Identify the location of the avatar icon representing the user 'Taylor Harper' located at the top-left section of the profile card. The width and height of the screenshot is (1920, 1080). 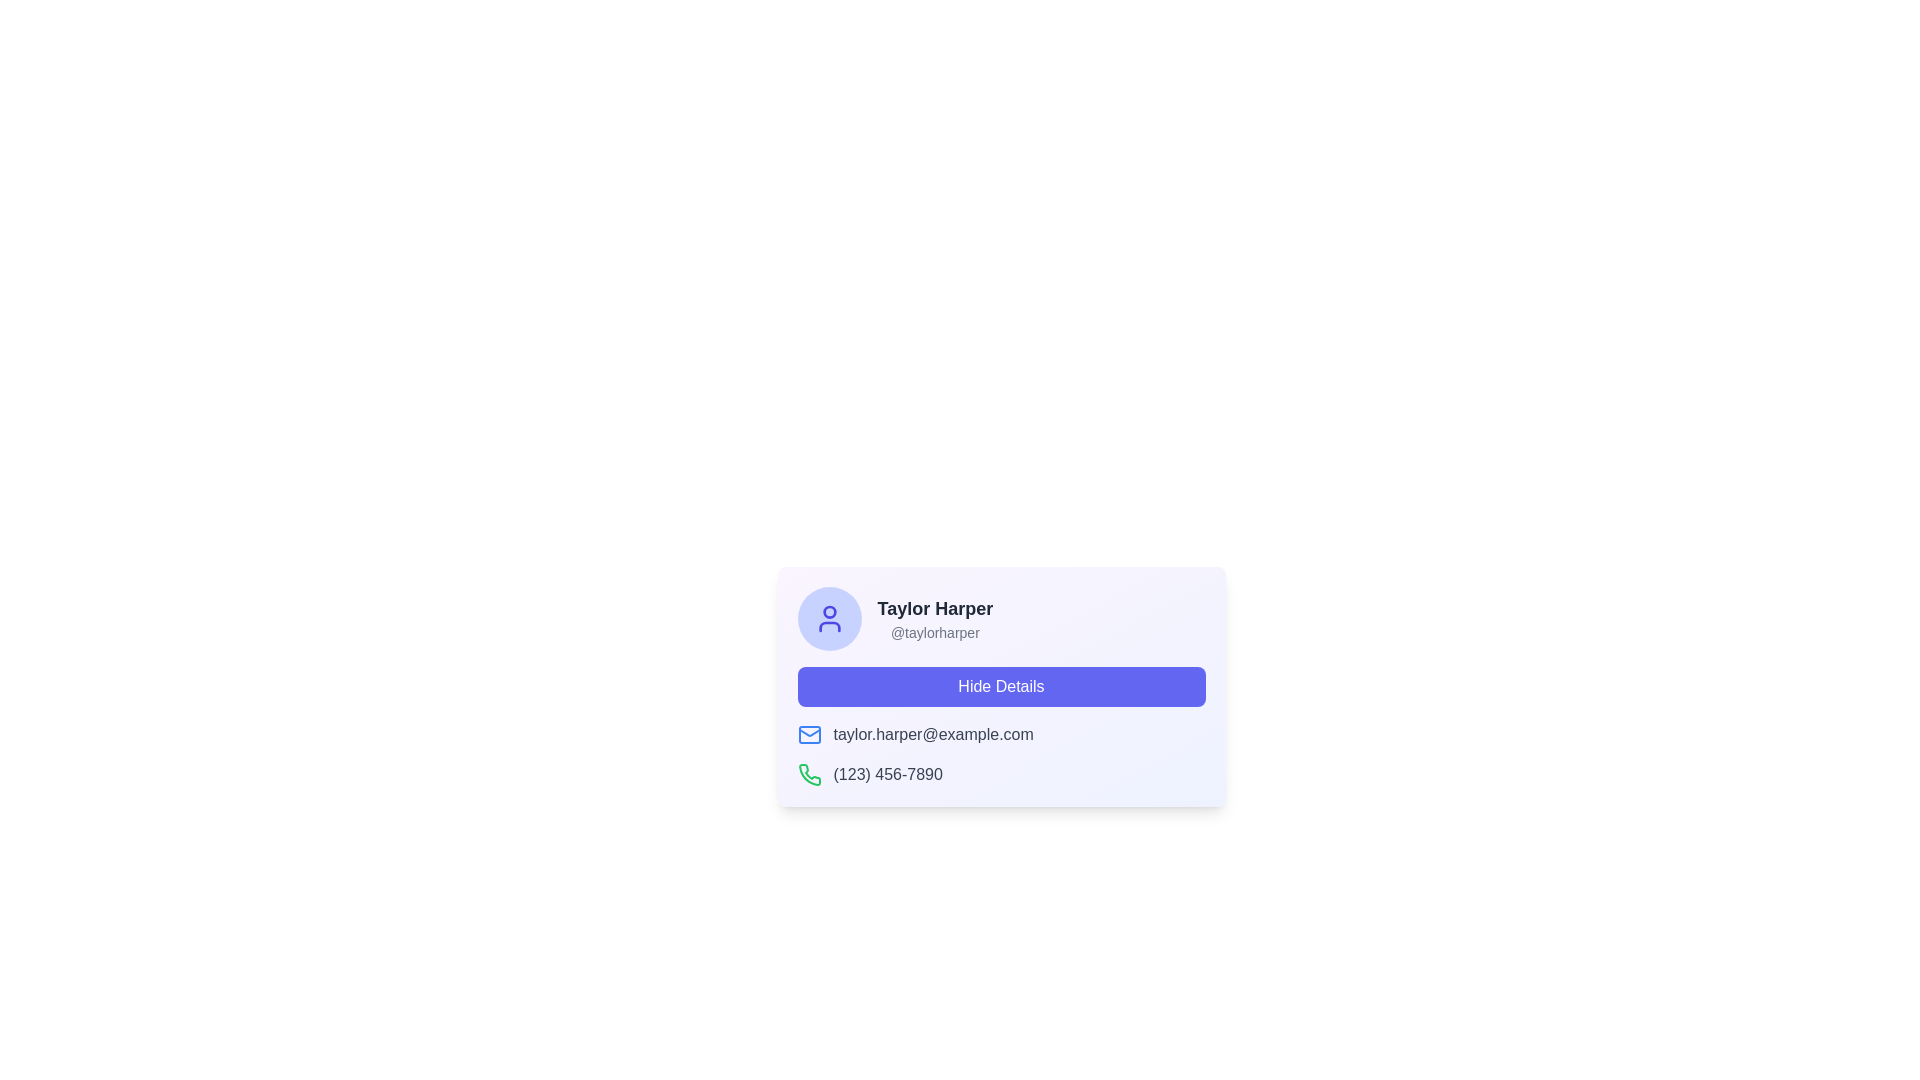
(829, 617).